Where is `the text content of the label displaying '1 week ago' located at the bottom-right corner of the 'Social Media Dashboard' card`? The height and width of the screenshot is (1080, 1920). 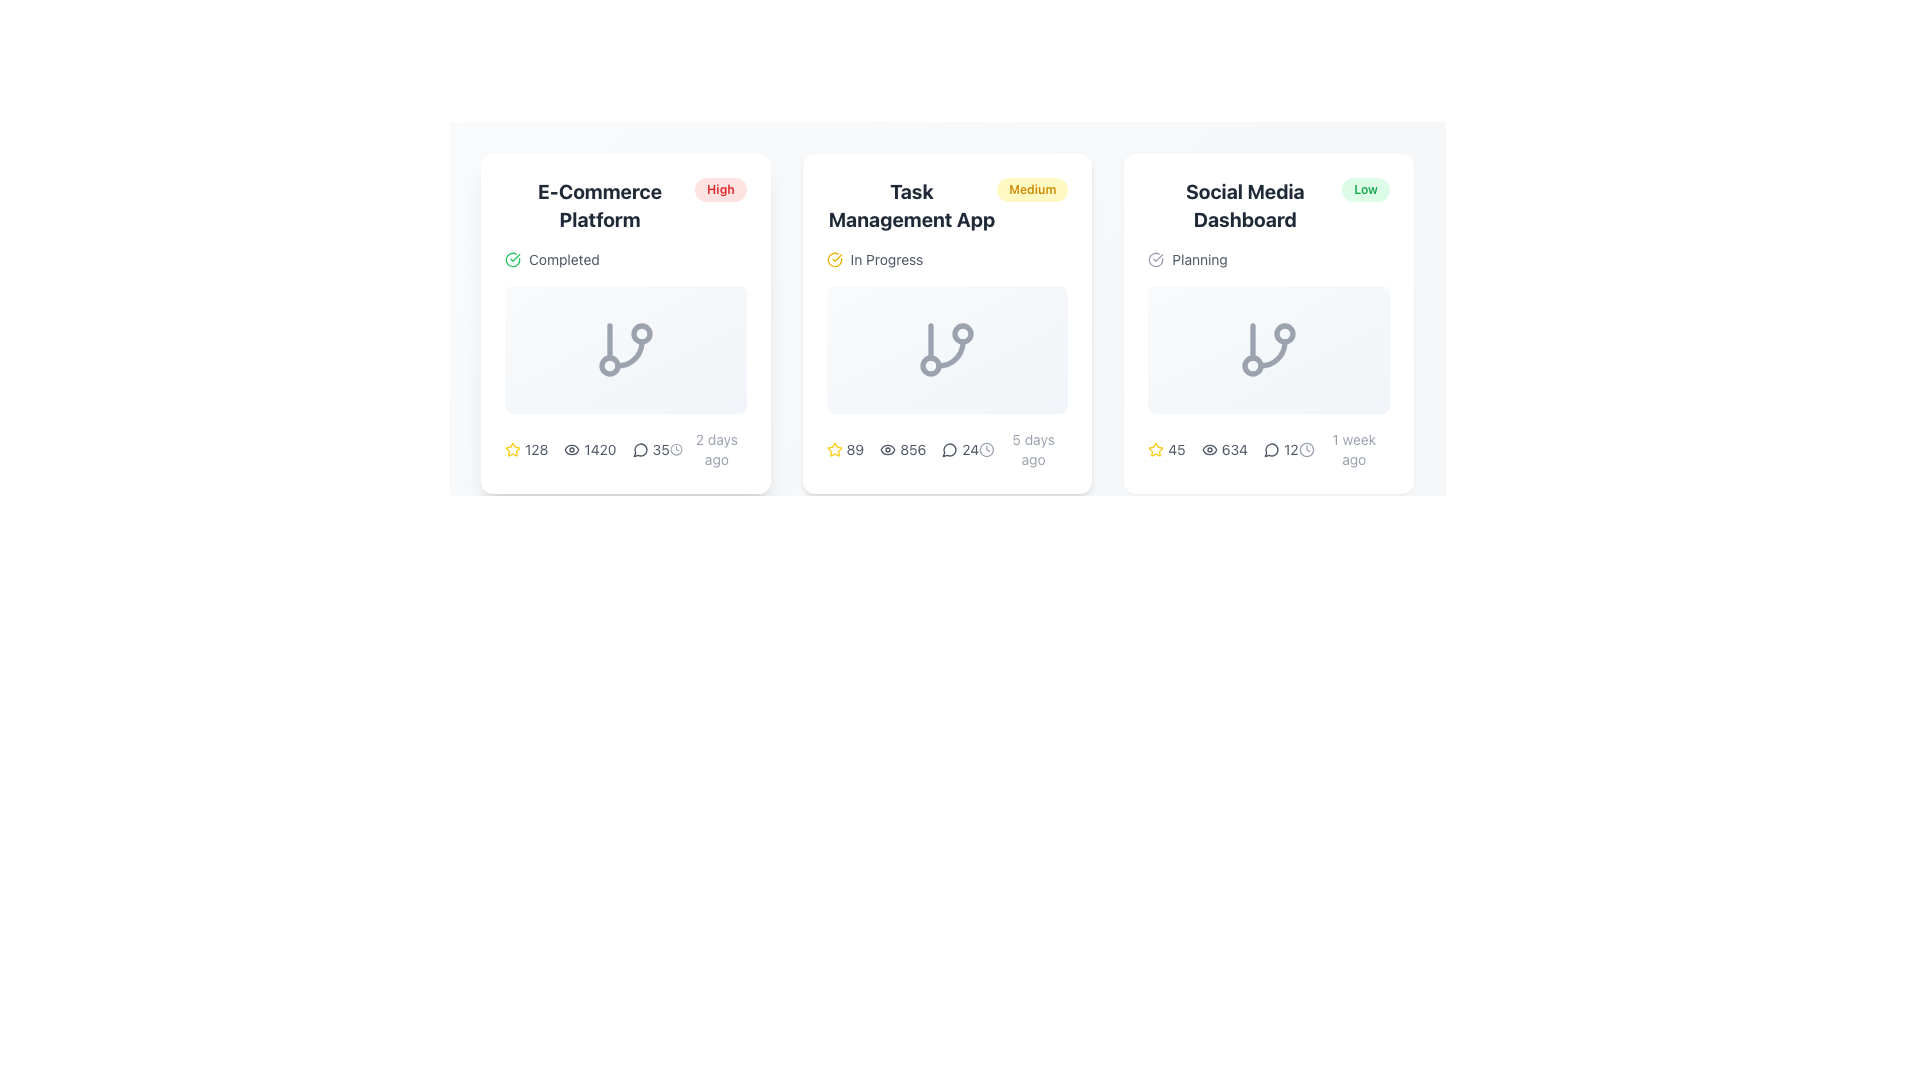 the text content of the label displaying '1 week ago' located at the bottom-right corner of the 'Social Media Dashboard' card is located at coordinates (1354, 450).